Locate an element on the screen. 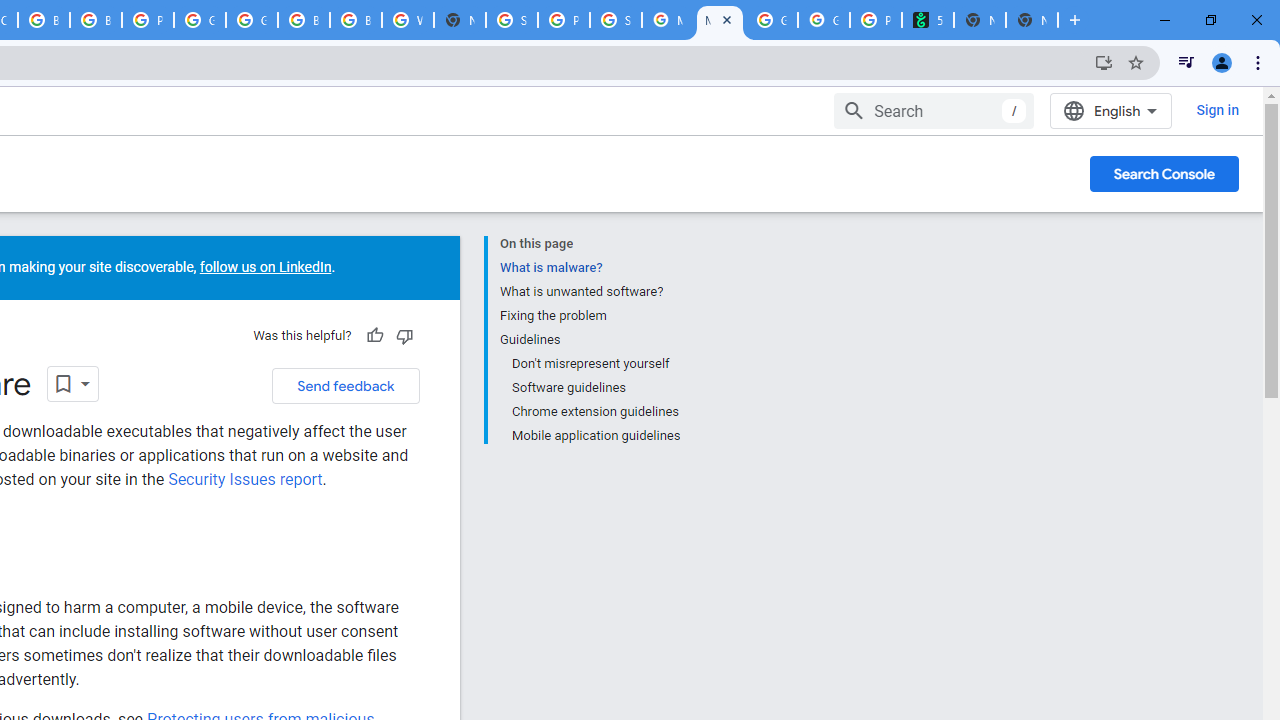 The image size is (1280, 720). 'Software guidelines' is located at coordinates (594, 388).